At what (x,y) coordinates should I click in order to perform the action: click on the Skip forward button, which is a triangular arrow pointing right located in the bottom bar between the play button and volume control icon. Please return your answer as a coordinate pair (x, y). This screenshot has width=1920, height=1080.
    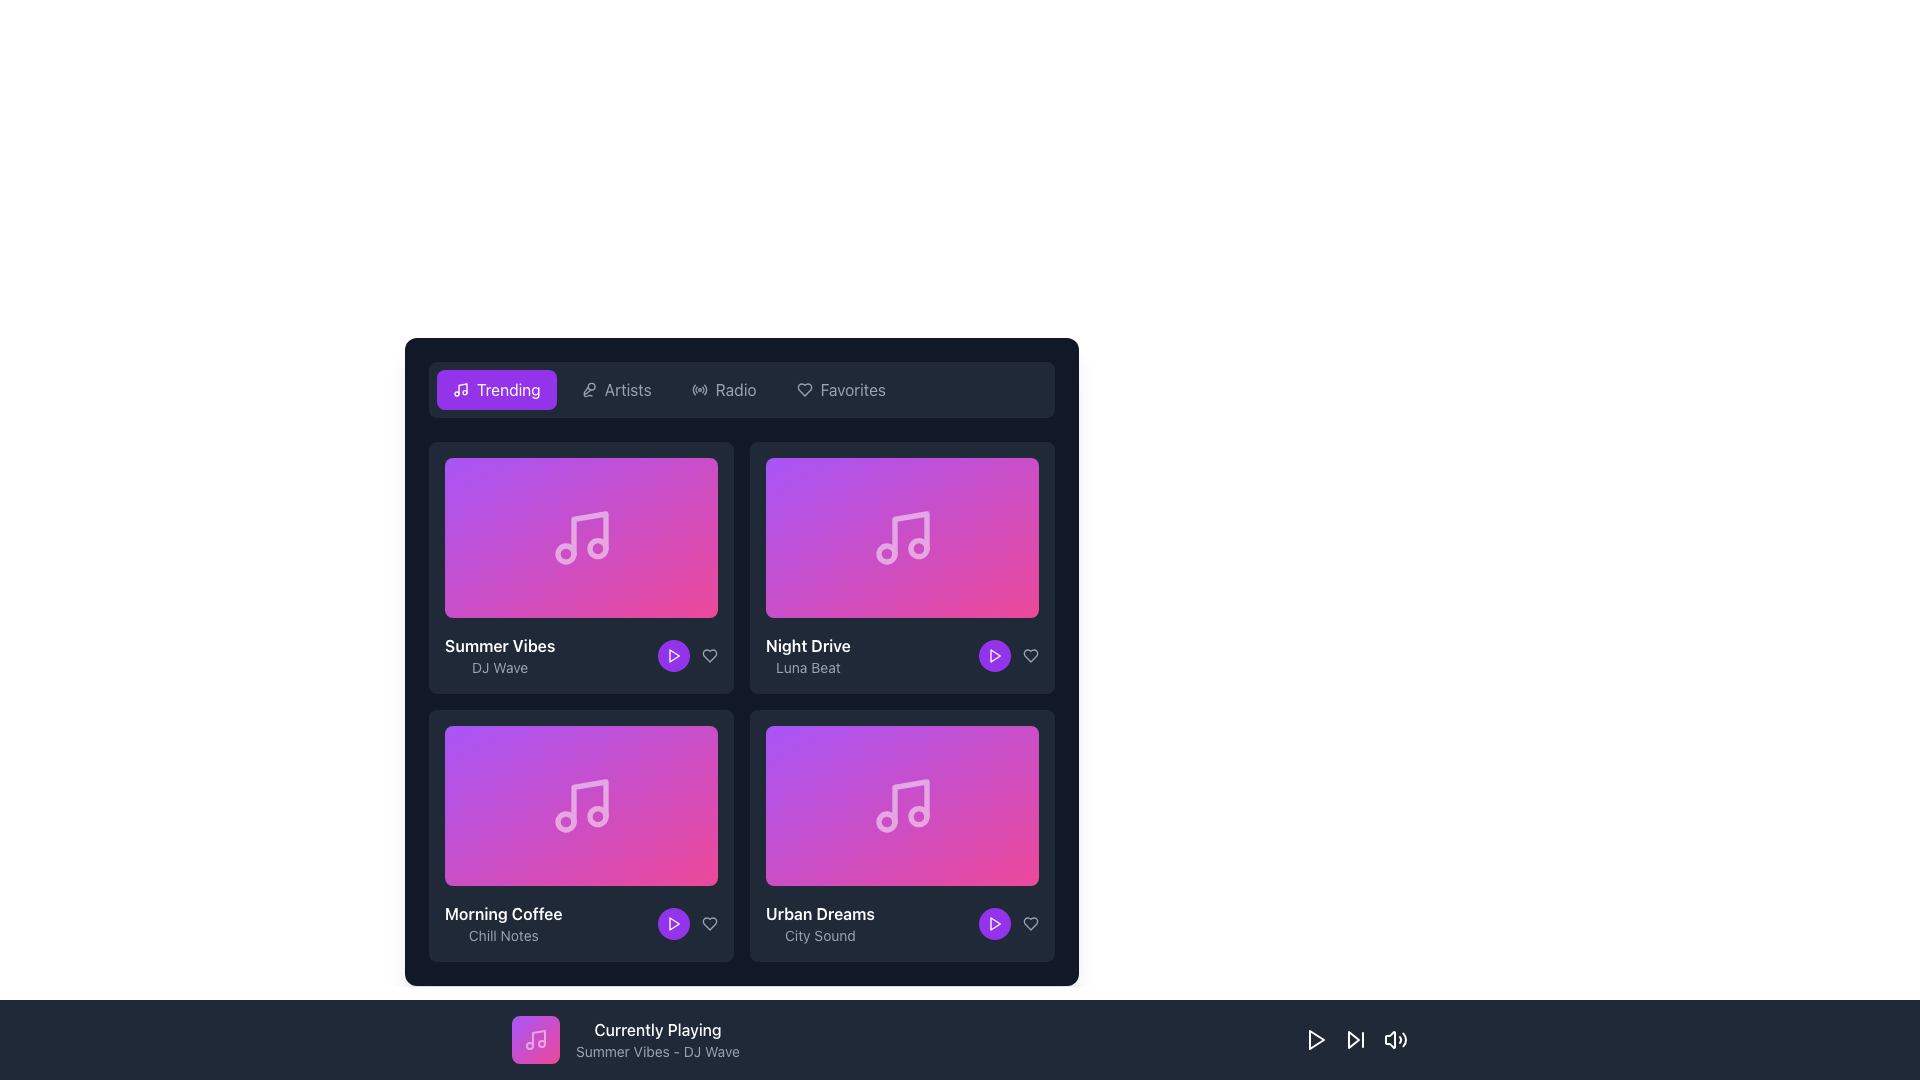
    Looking at the image, I should click on (1356, 1039).